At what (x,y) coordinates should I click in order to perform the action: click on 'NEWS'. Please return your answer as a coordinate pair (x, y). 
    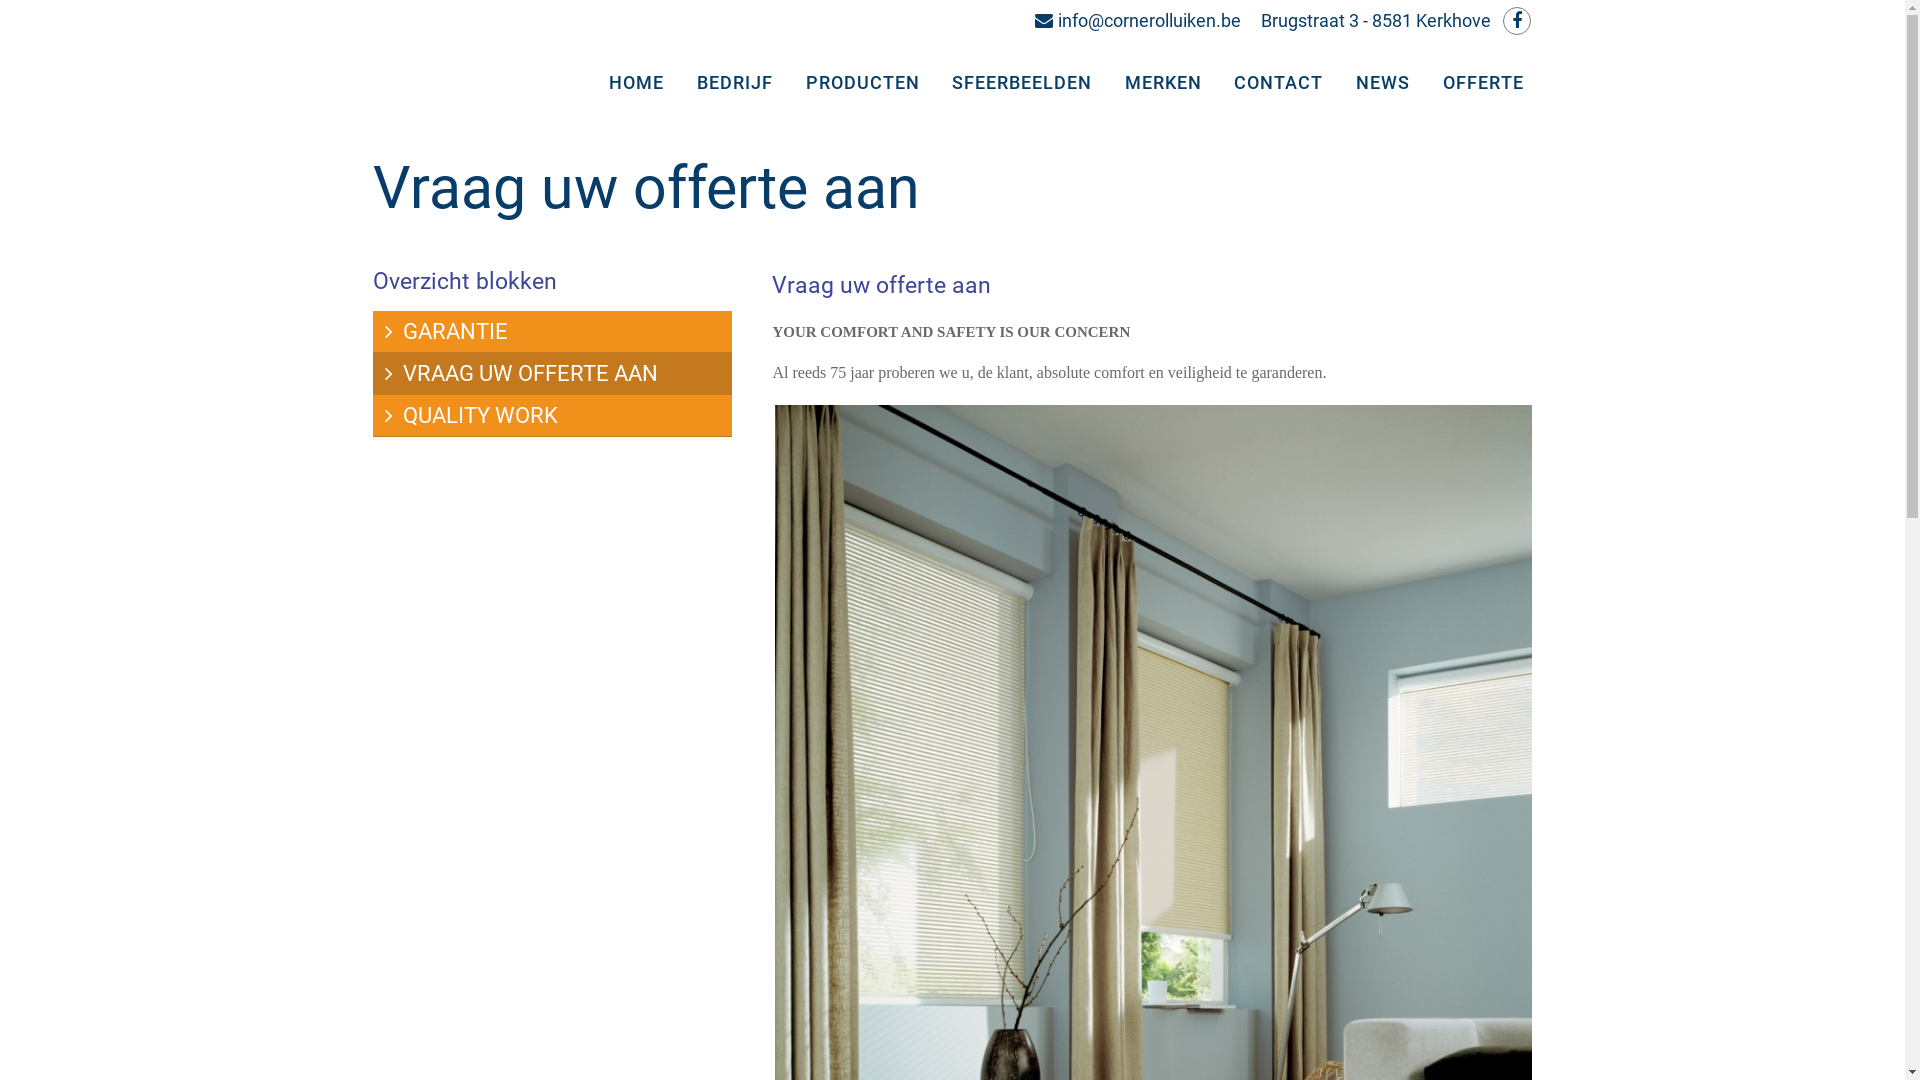
    Looking at the image, I should click on (1384, 82).